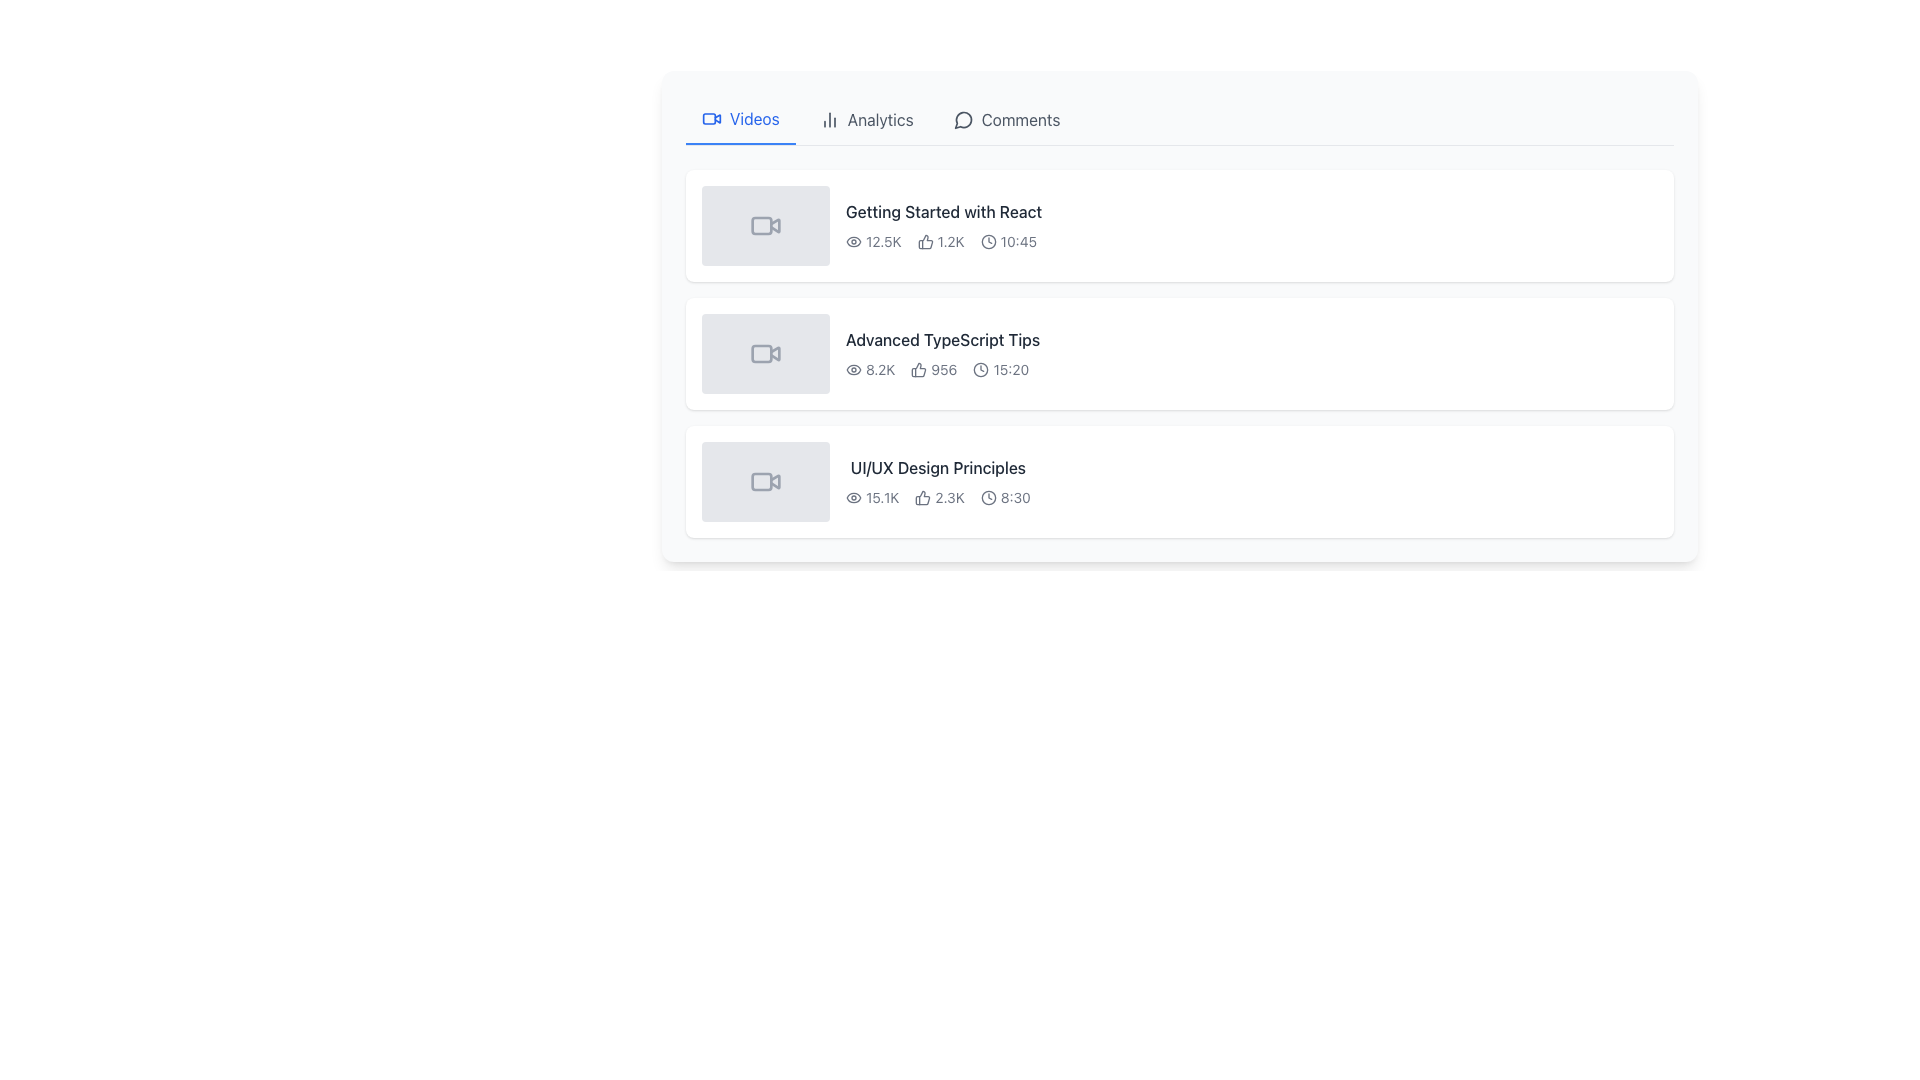  What do you see at coordinates (924, 241) in the screenshot?
I see `the thumbs-up icon located to the immediate left of the '1.2K' text` at bounding box center [924, 241].